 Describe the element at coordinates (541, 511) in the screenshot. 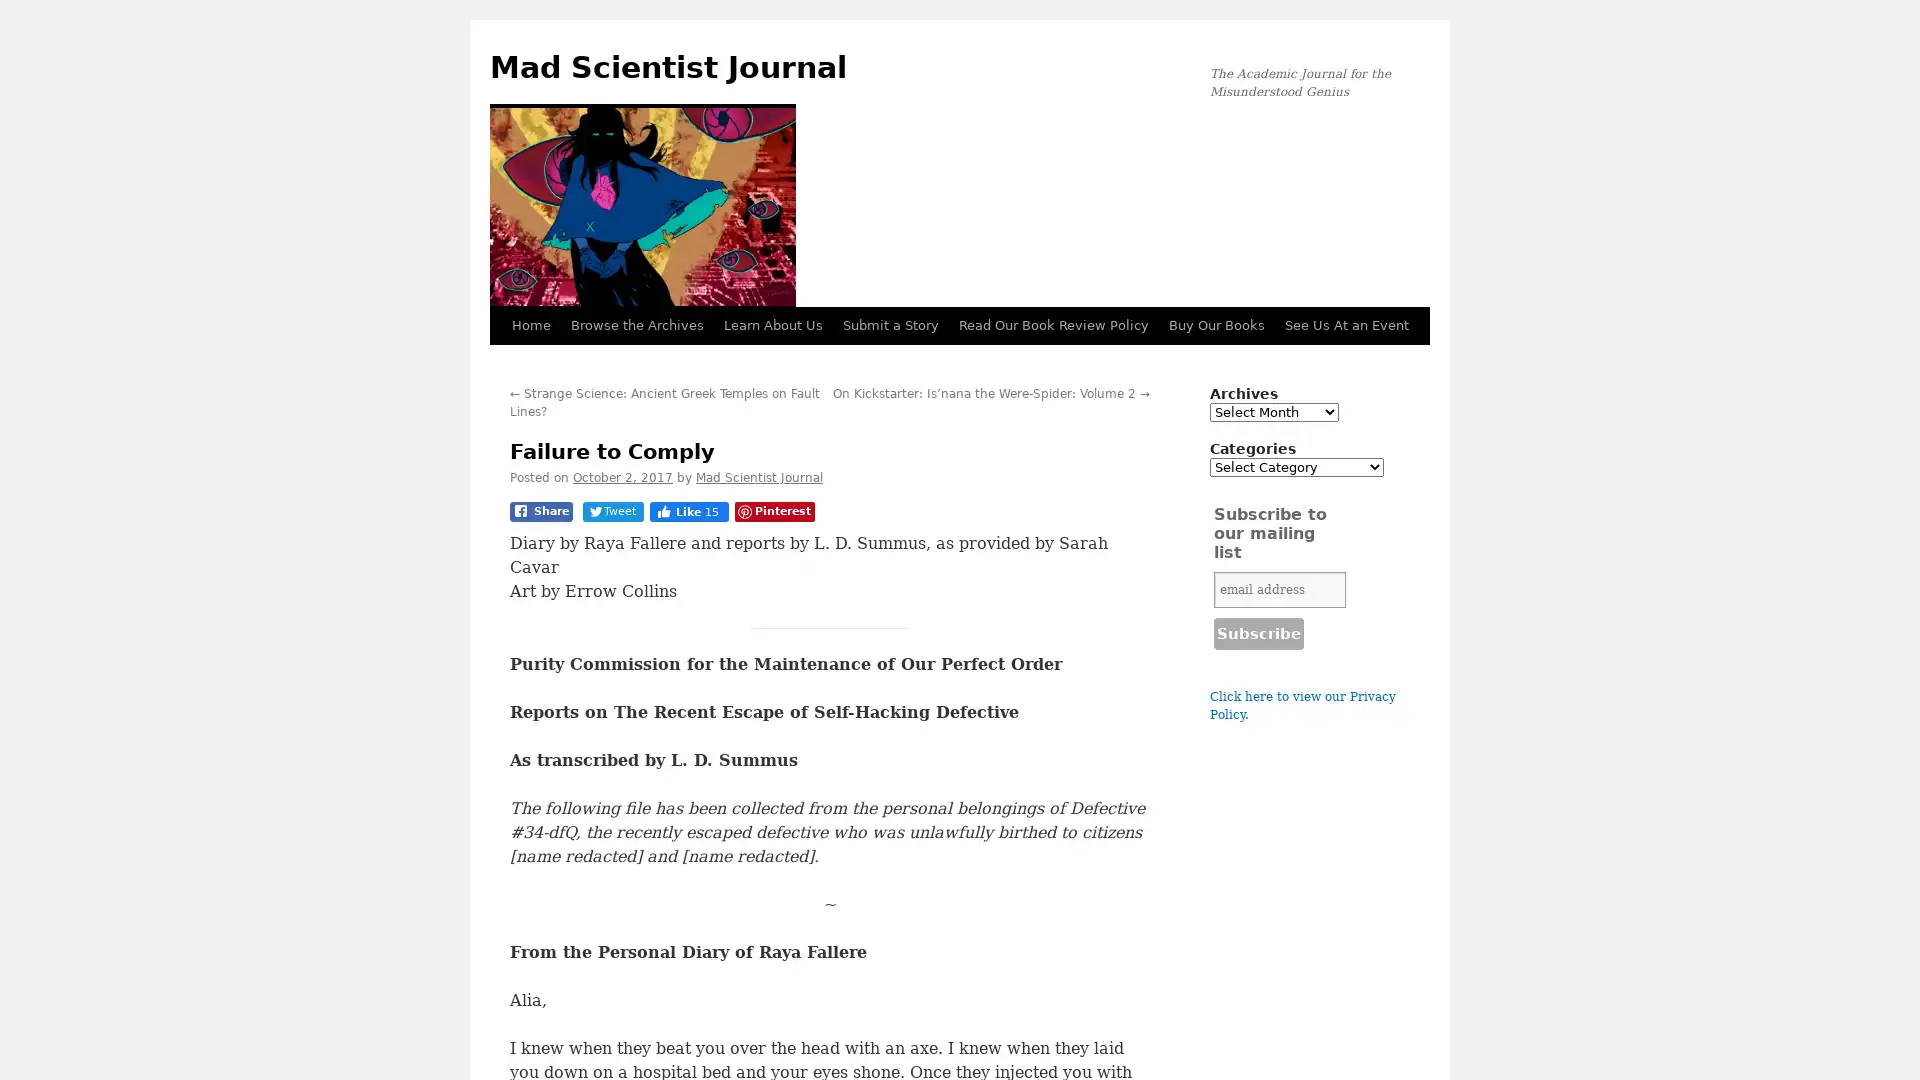

I see `Share` at that location.